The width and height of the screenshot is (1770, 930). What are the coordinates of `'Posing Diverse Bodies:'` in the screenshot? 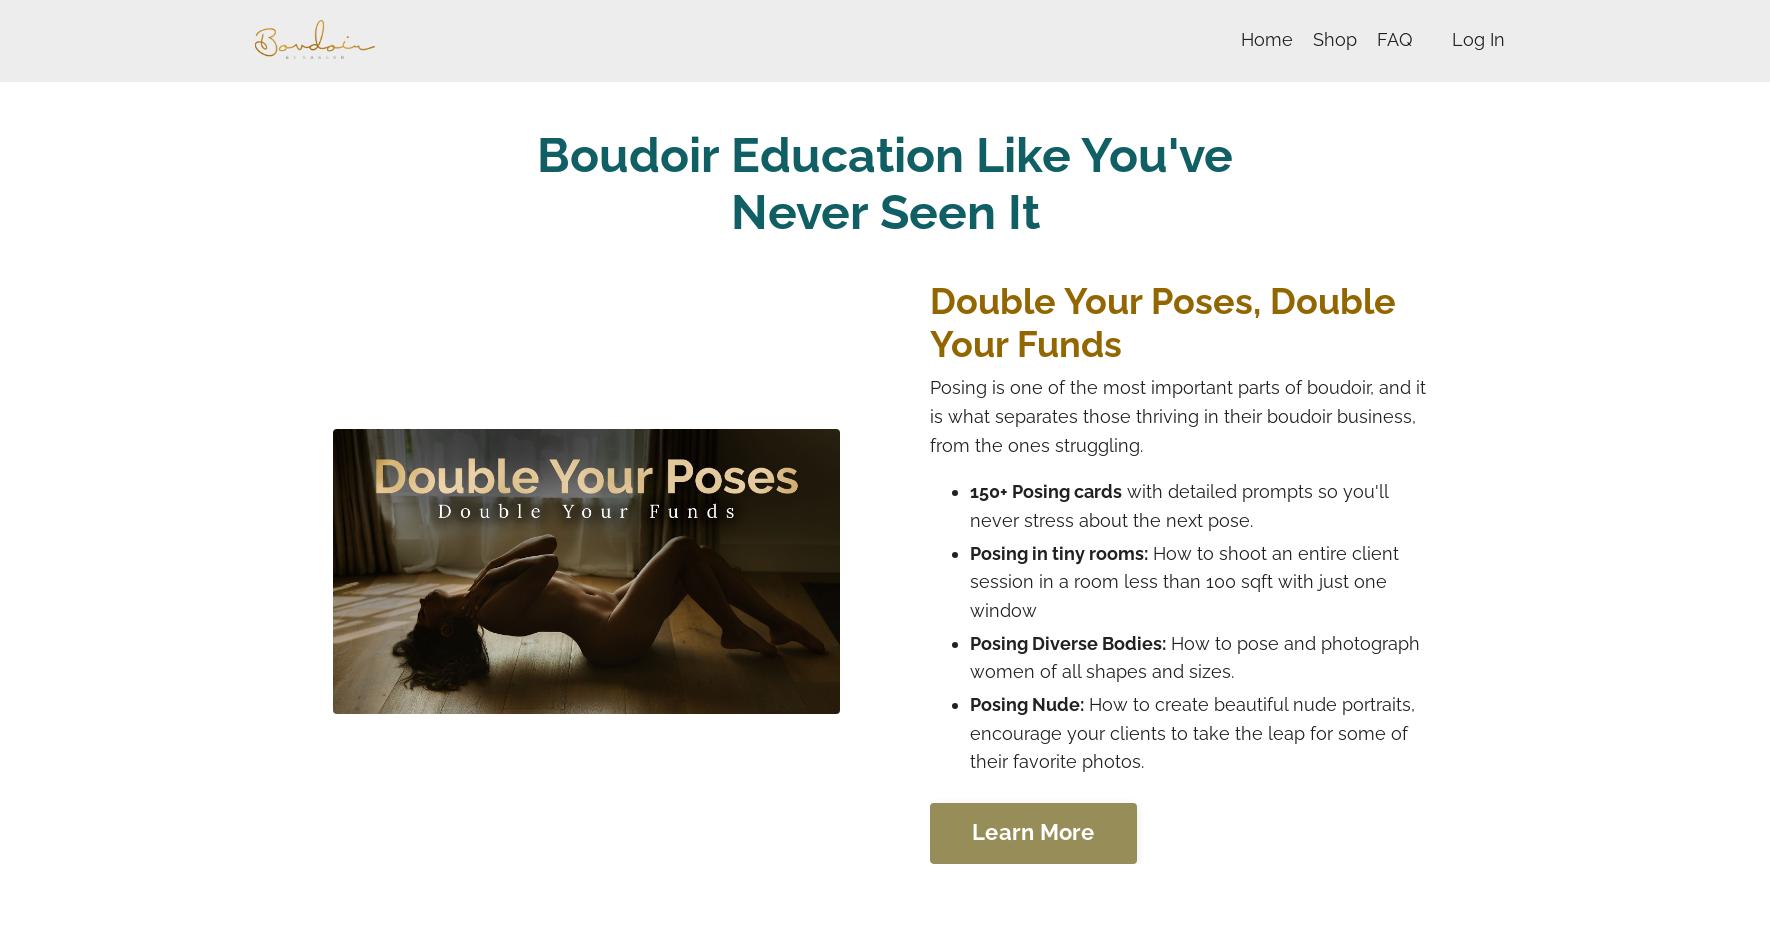 It's located at (1068, 641).